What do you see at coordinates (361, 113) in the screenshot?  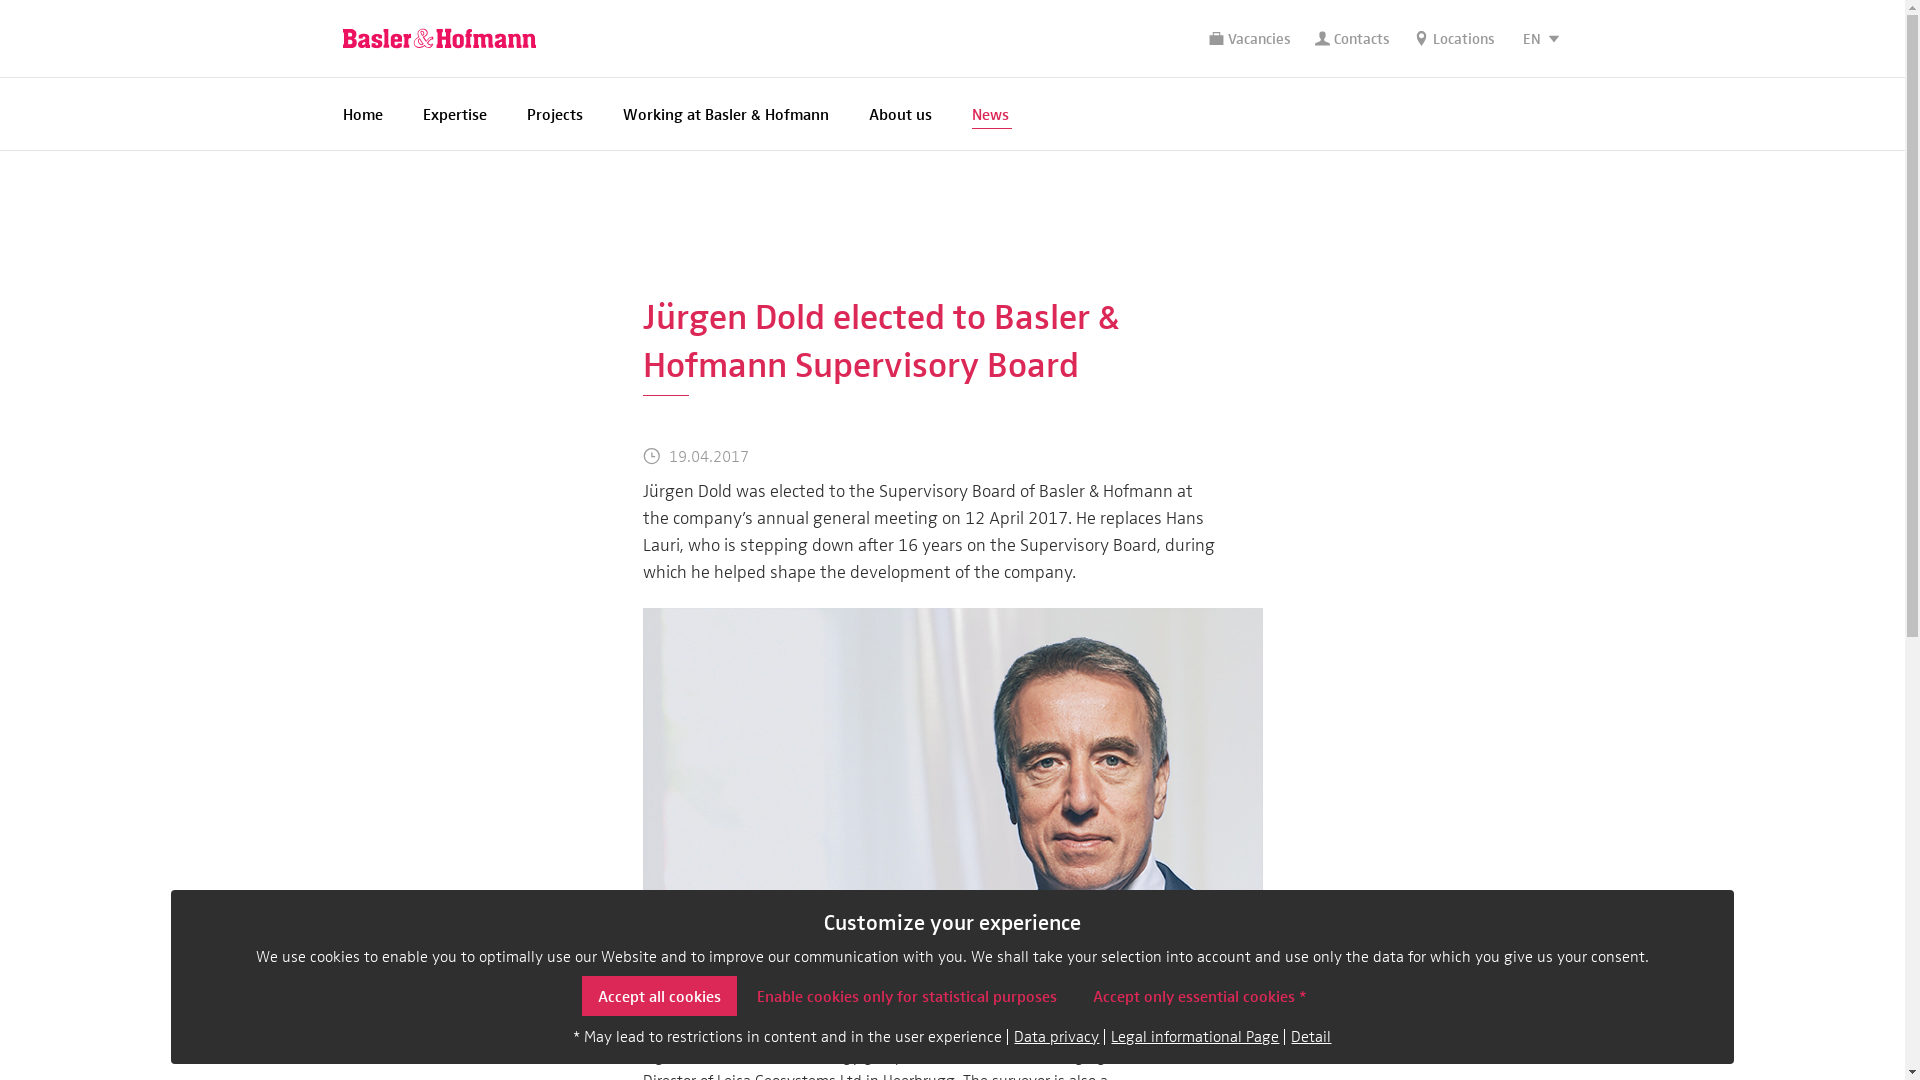 I see `'Home'` at bounding box center [361, 113].